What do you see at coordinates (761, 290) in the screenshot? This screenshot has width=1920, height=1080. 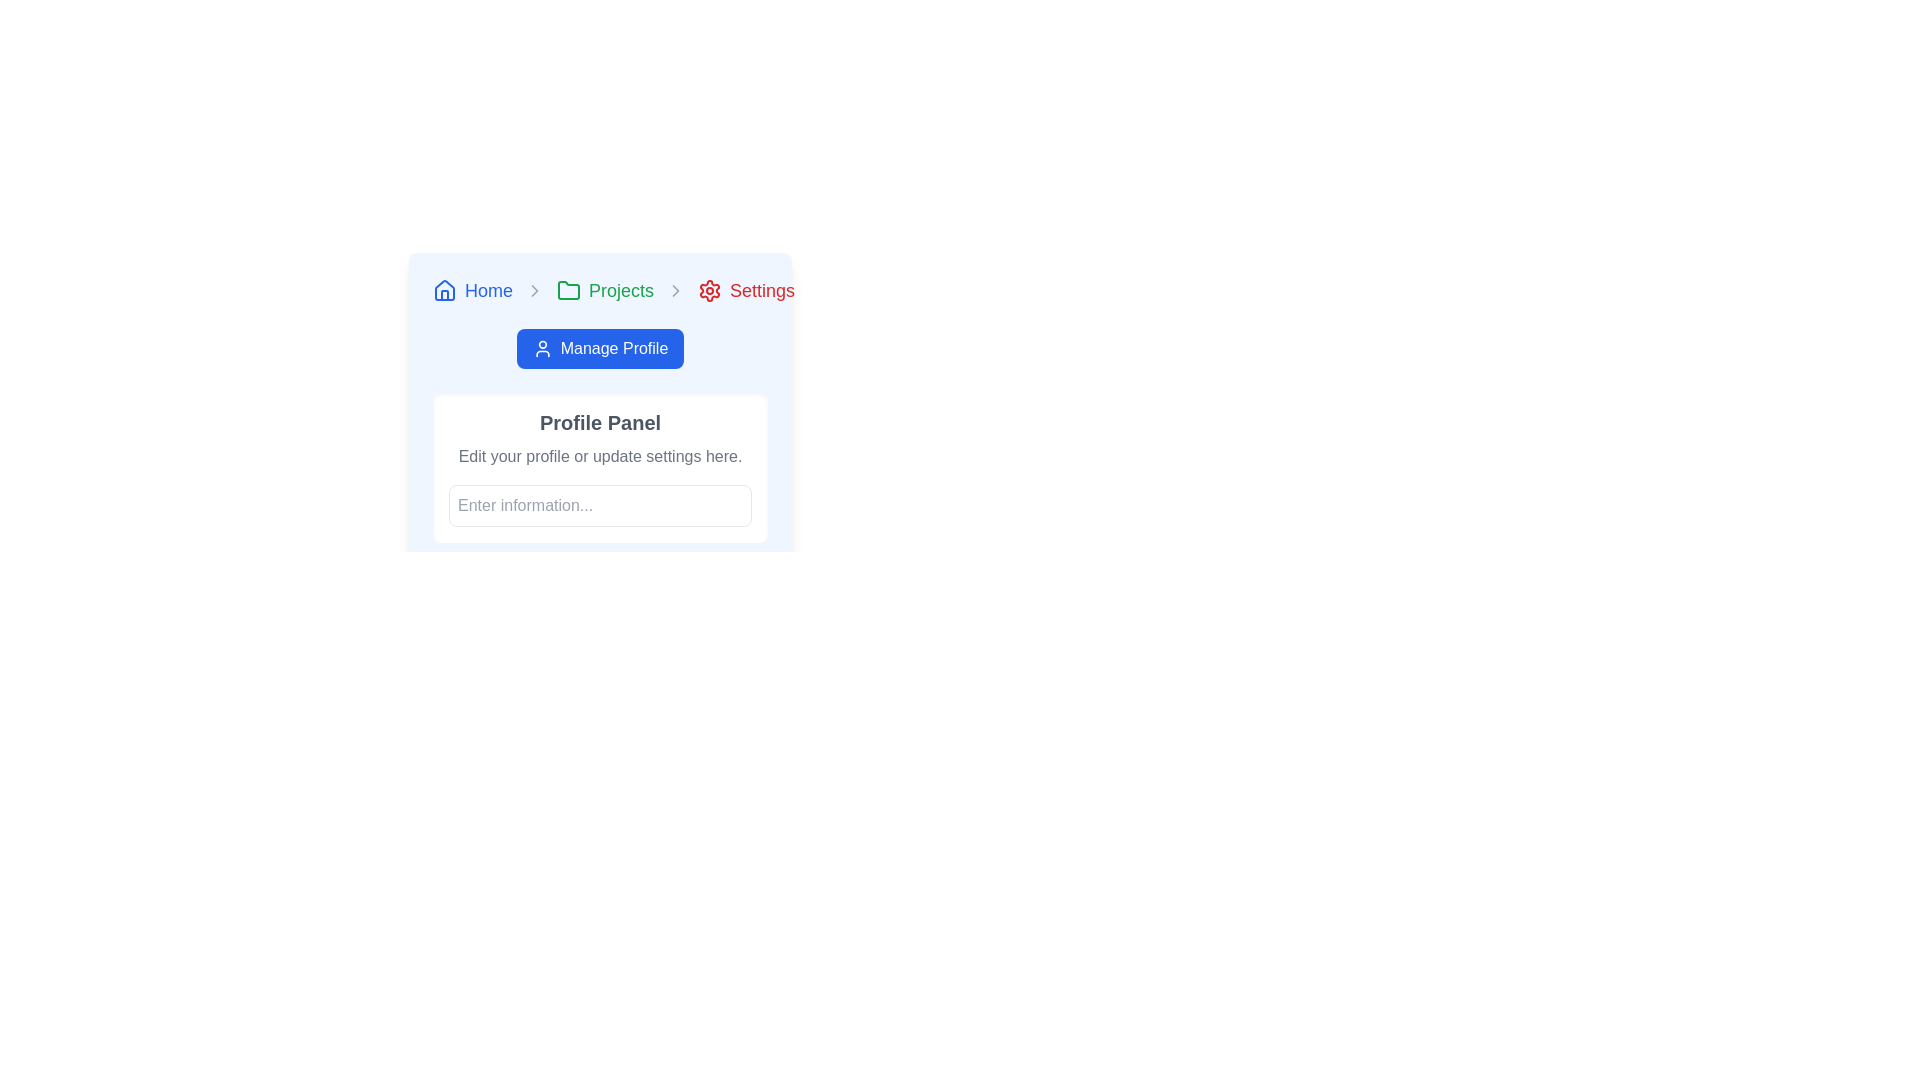 I see `the red text label reading 'Settings' located next to the gear icon` at bounding box center [761, 290].